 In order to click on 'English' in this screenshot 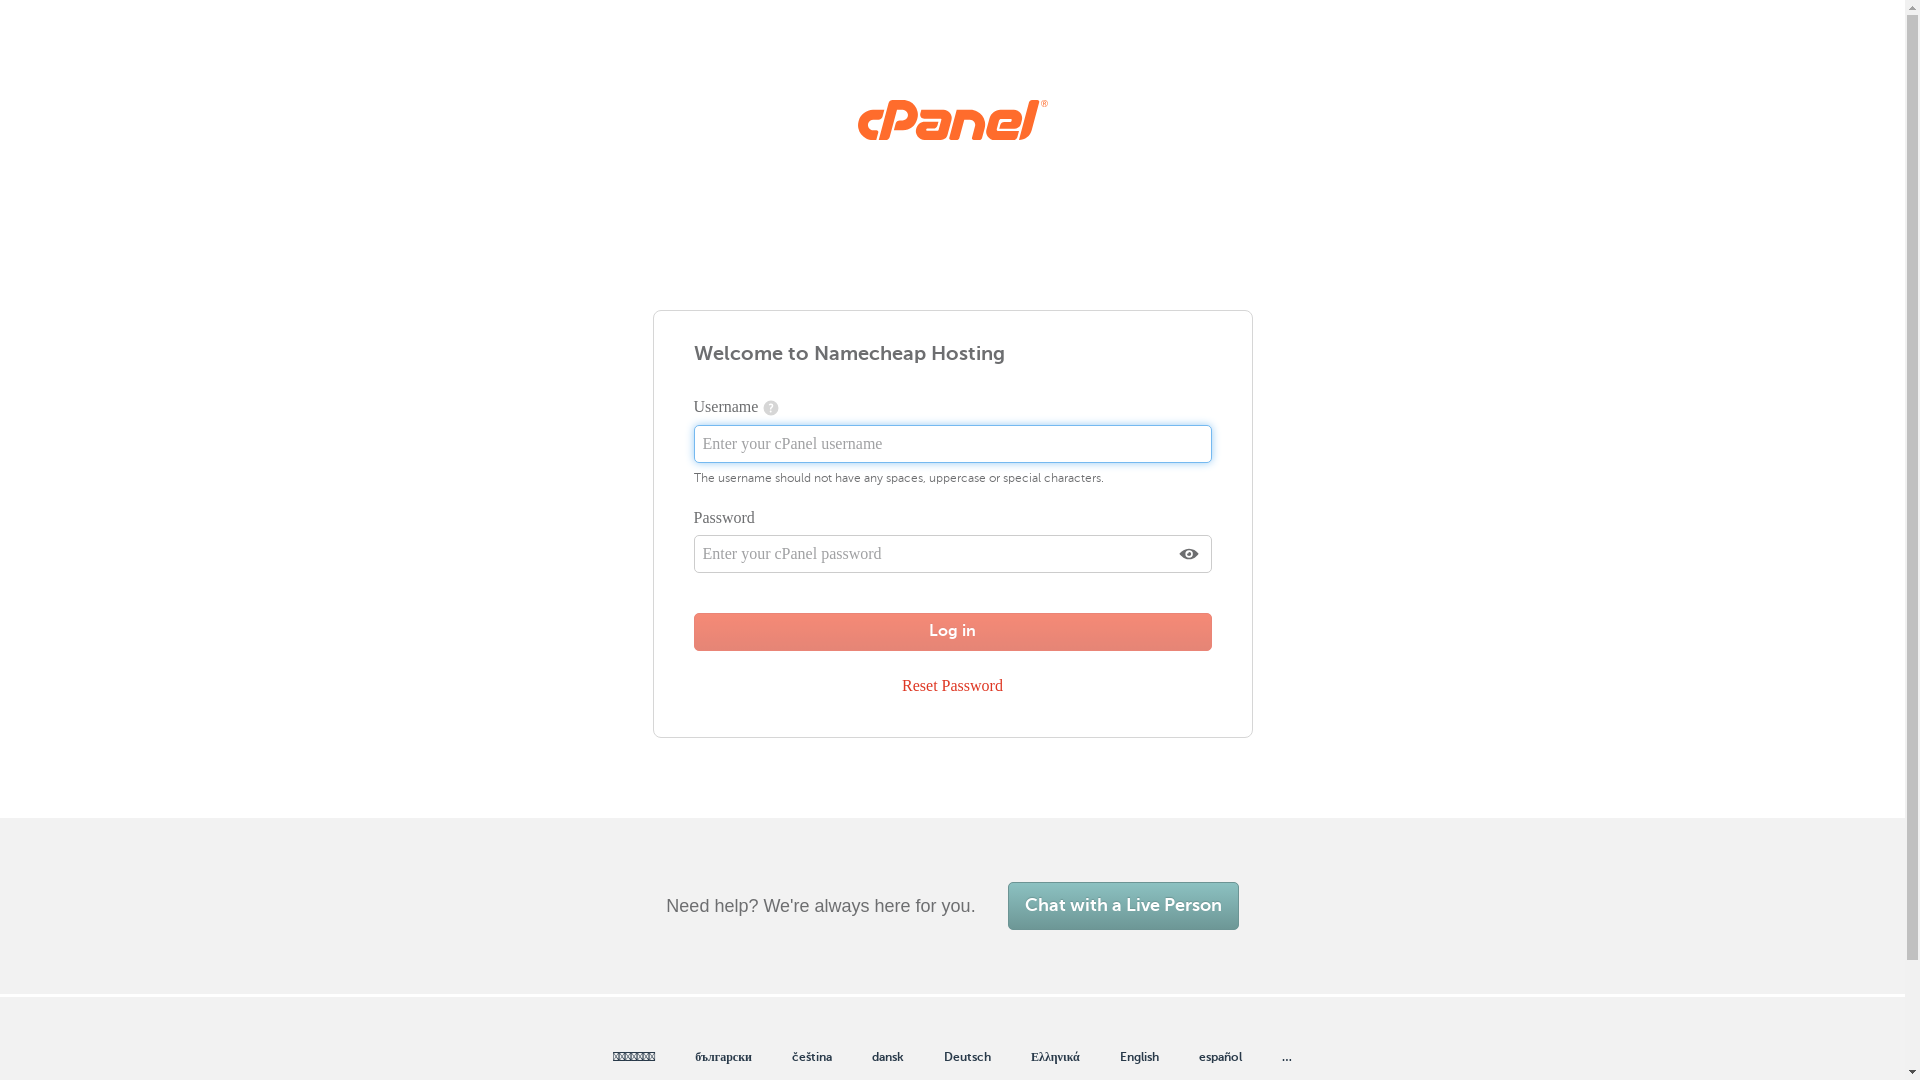, I will do `click(1139, 1056)`.